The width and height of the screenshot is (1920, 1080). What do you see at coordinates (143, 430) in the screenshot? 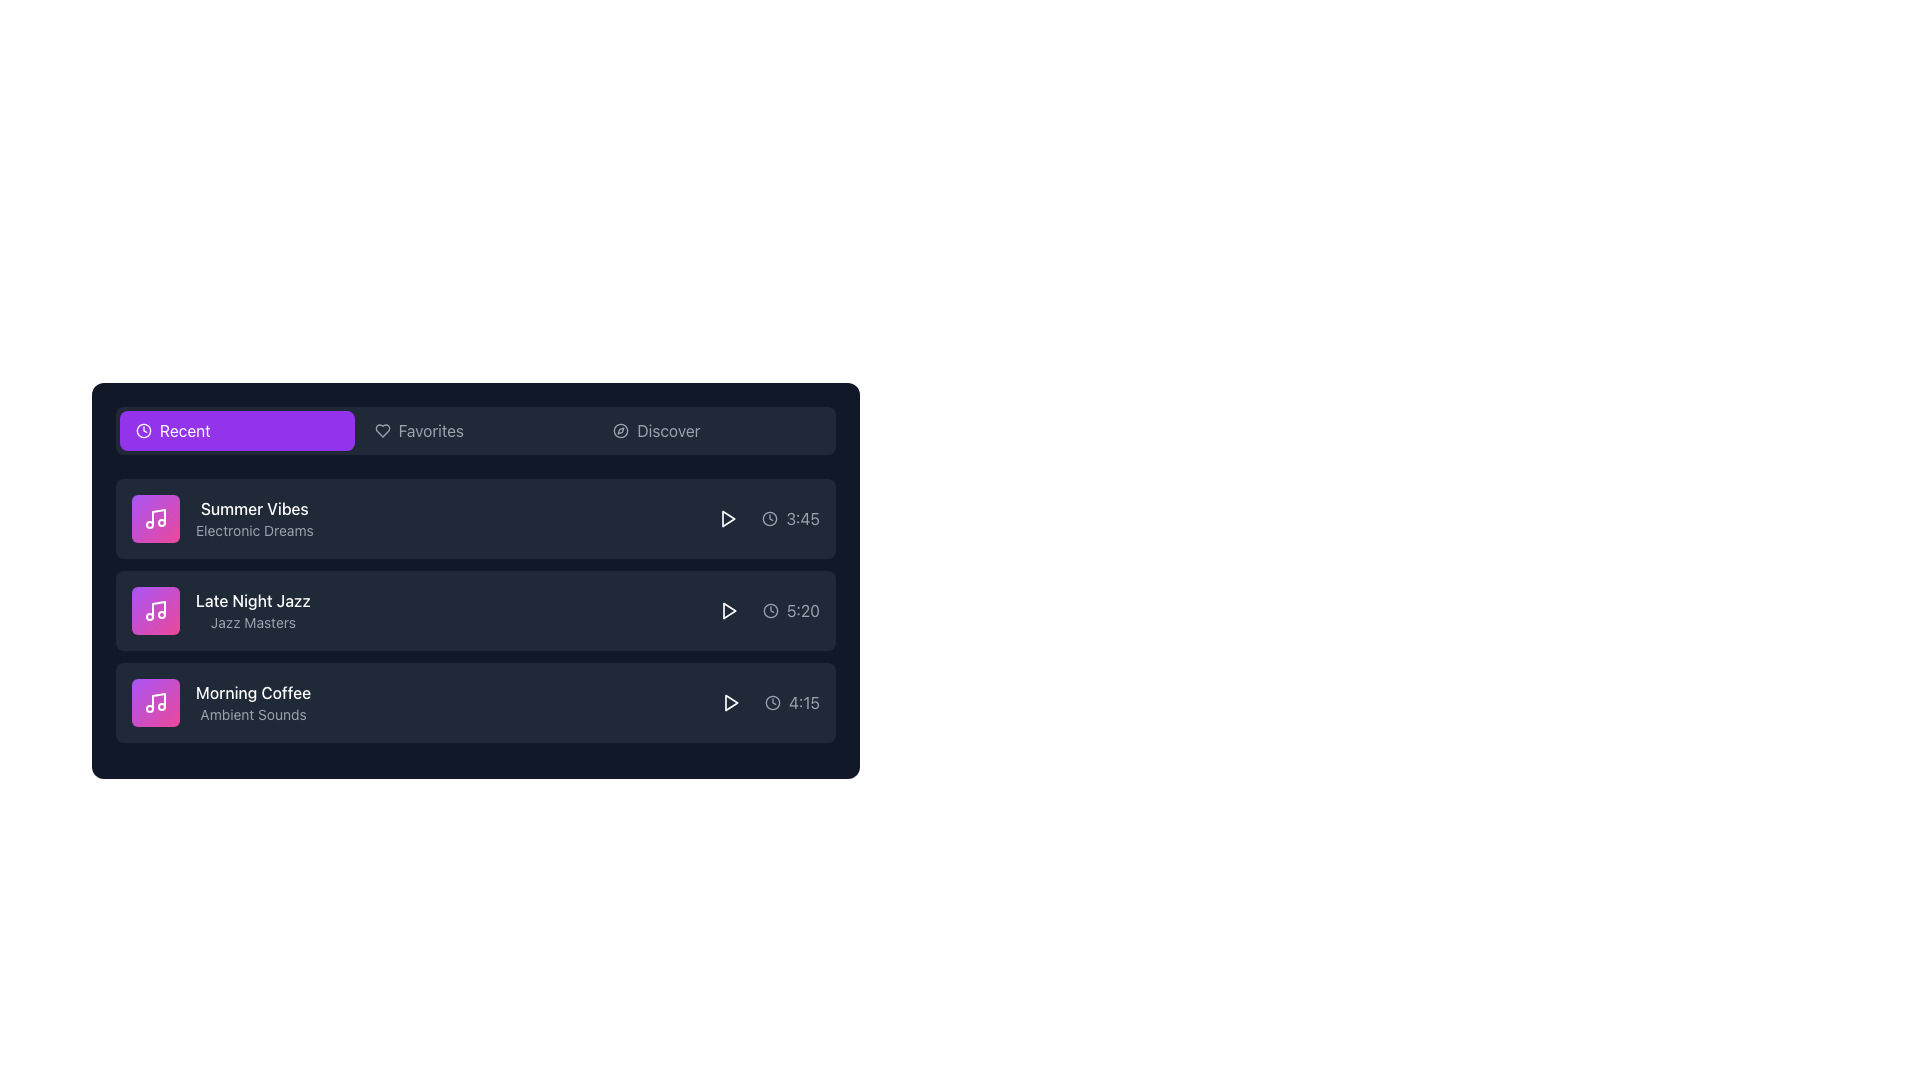
I see `the decorative circle representing the border of the clock icon, located near the center of the SVG element, adjacent to the purple 'Recent' tab` at bounding box center [143, 430].